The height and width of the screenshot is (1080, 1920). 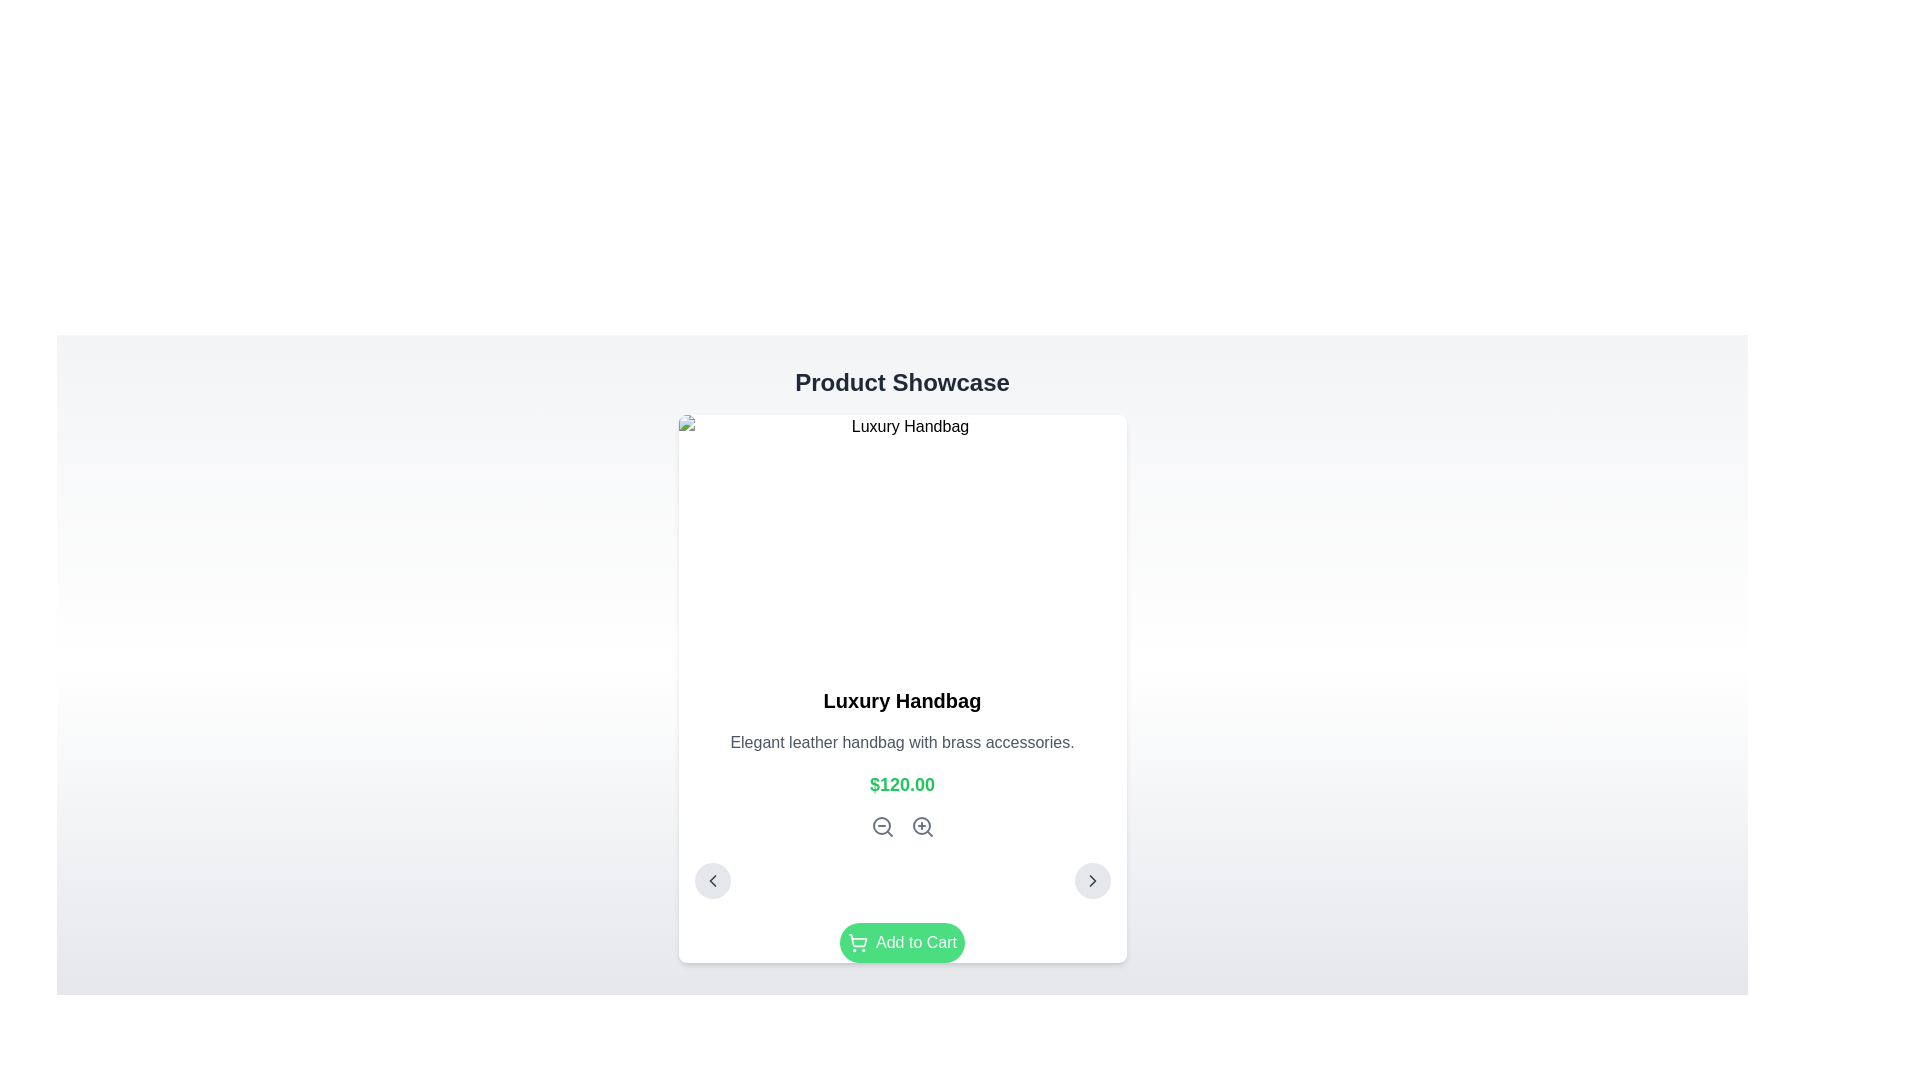 What do you see at coordinates (901, 784) in the screenshot?
I see `the Text label displaying the price of the product featured in the card, located below the description 'Elegant leather handbag with brass accessories.' and above the zoom icons` at bounding box center [901, 784].